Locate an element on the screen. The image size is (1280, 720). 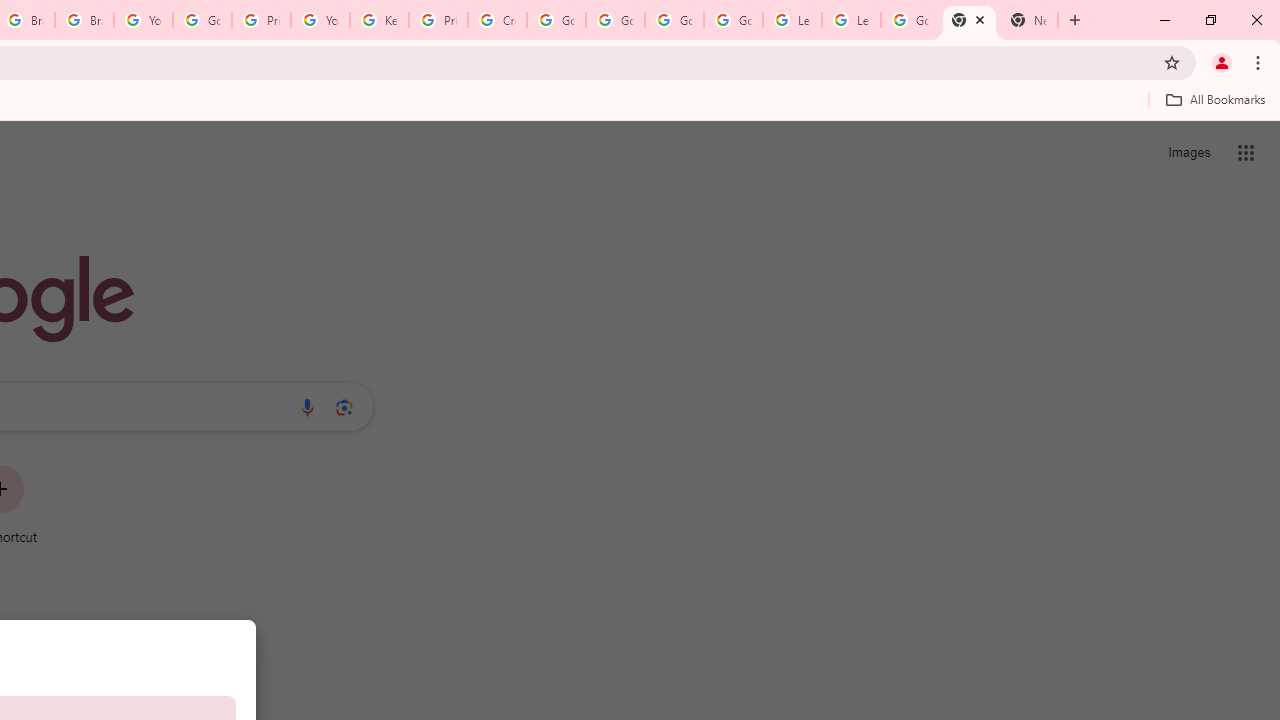
'Google Account' is located at coordinates (909, 20).